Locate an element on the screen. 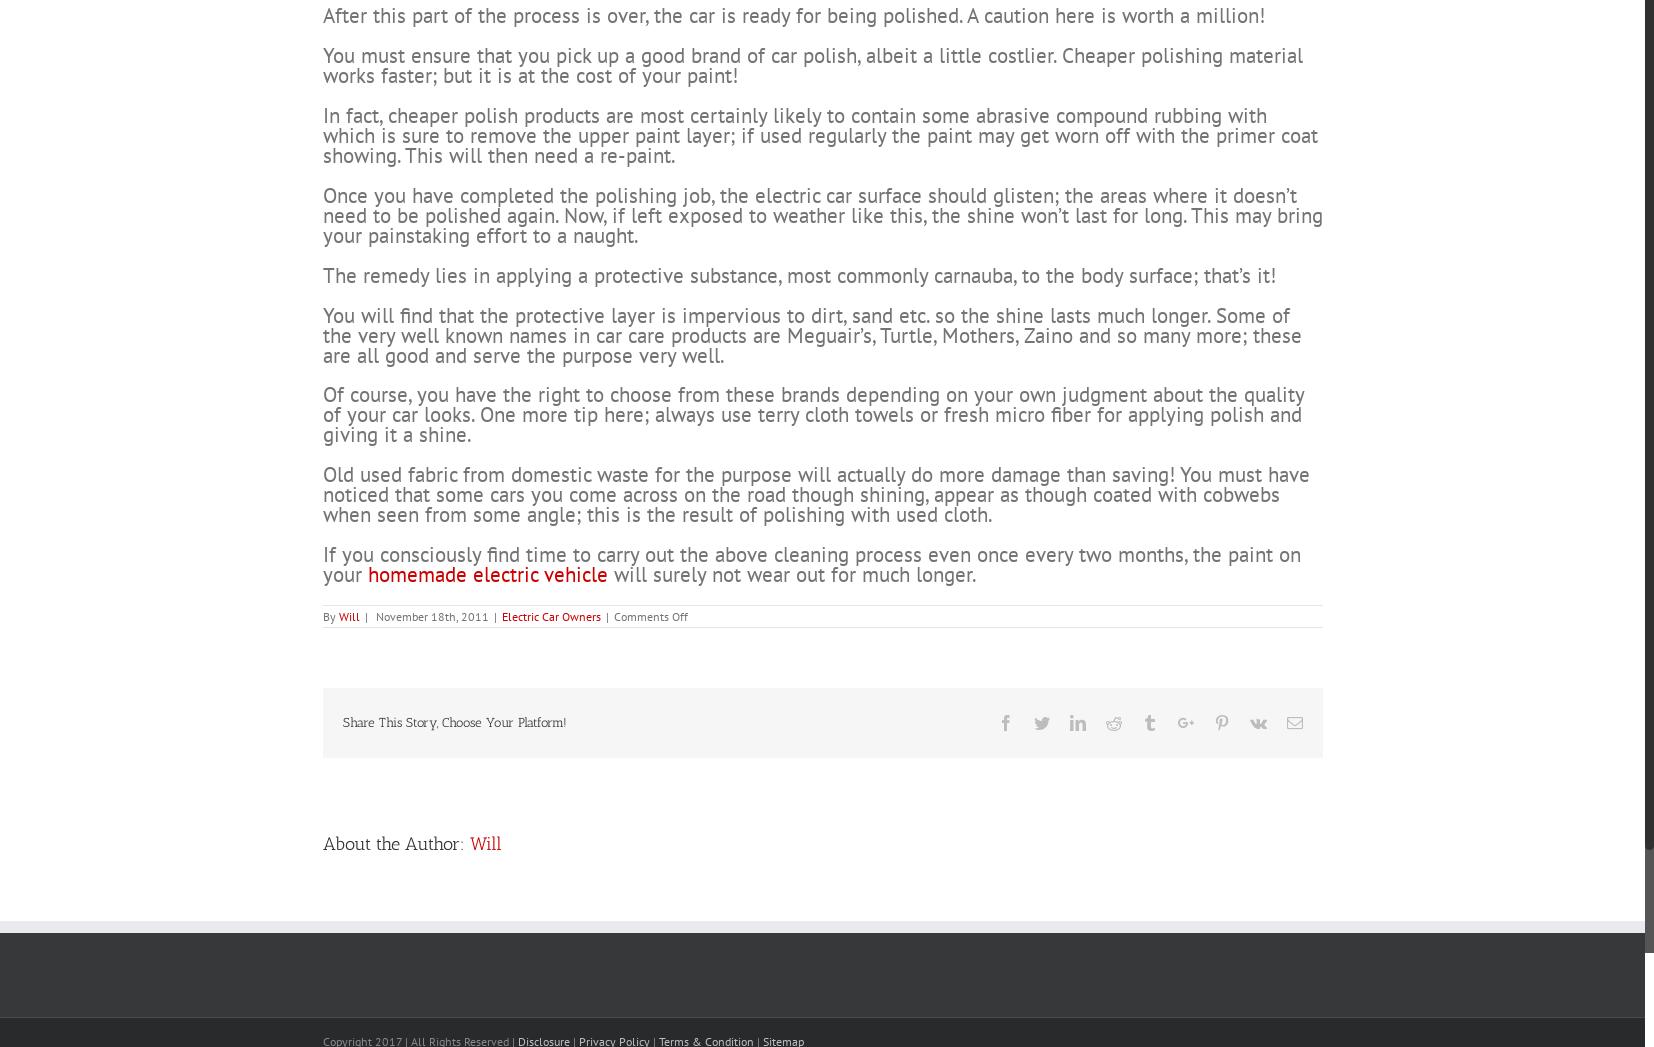 The width and height of the screenshot is (1654, 1047). 'homemade electric vehicle' is located at coordinates (486, 647).